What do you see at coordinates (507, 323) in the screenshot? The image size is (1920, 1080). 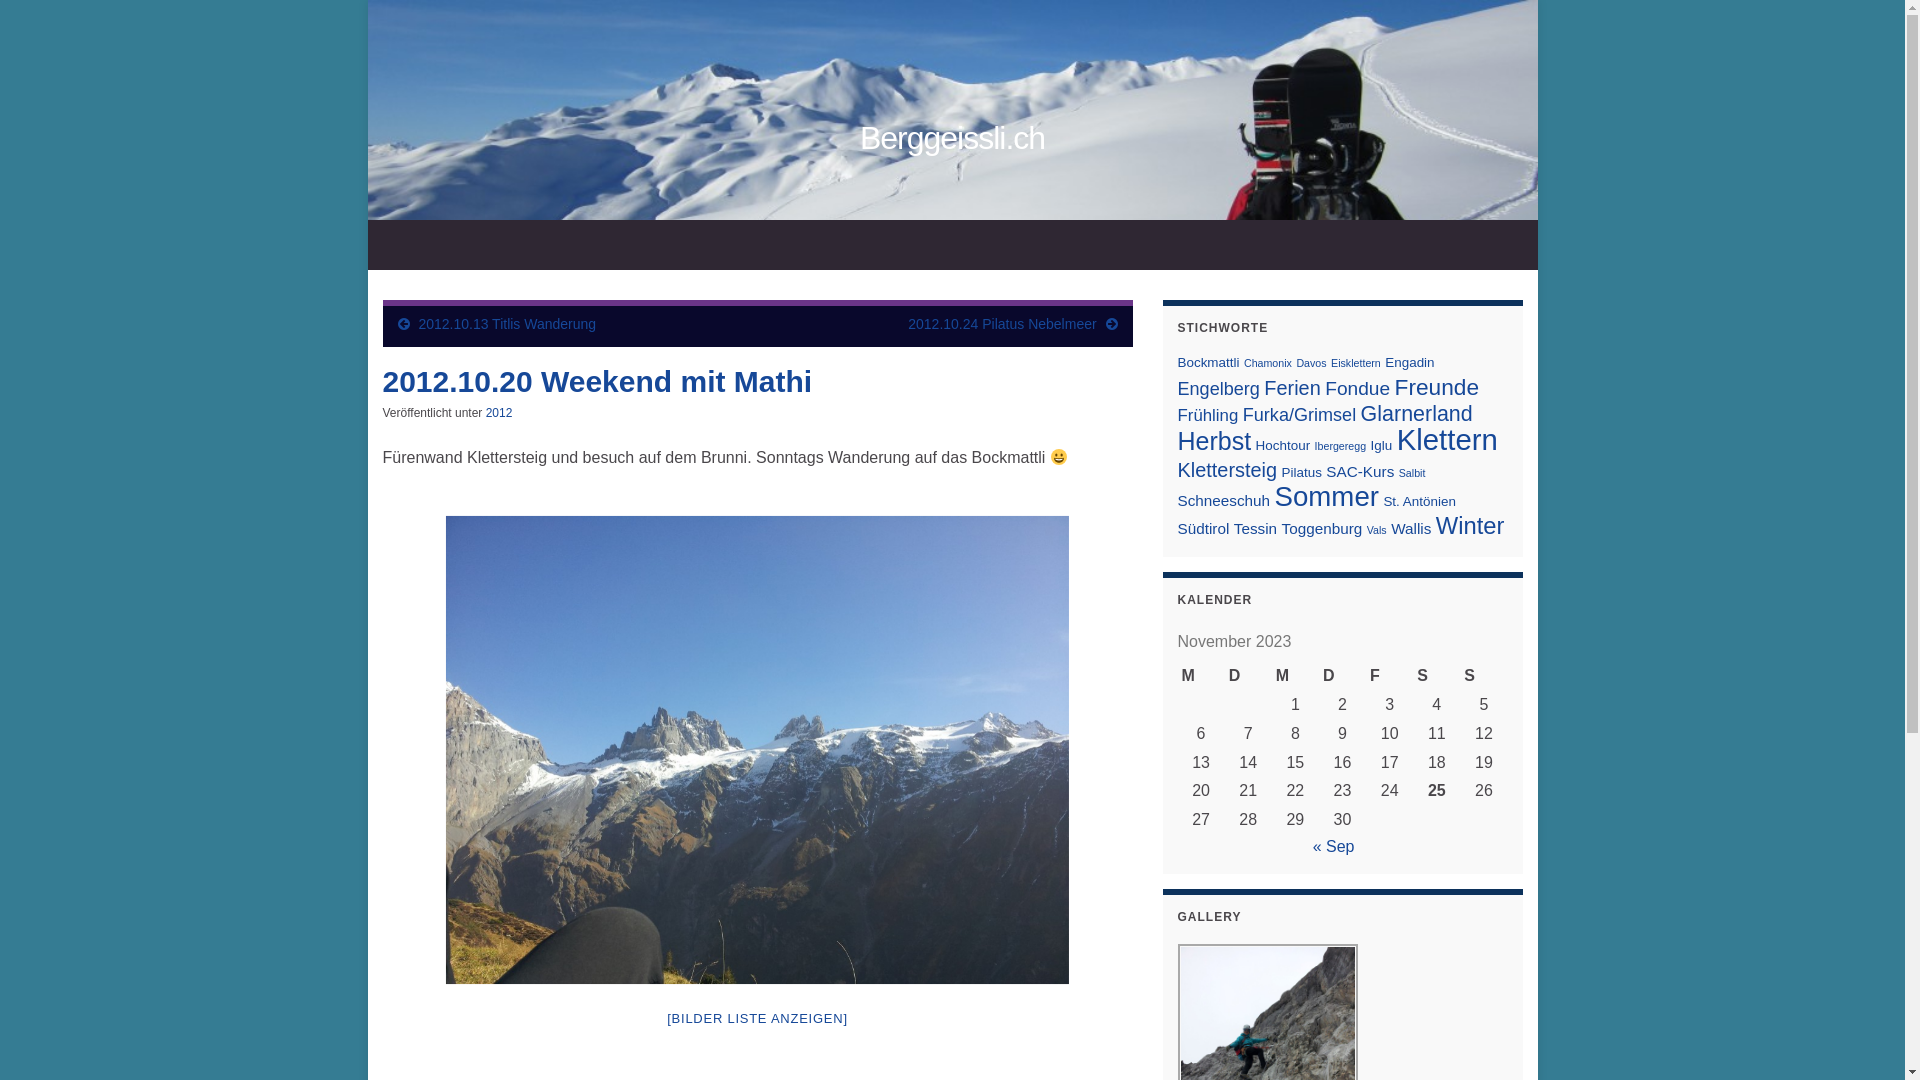 I see `'2012.10.13 Titlis Wanderung'` at bounding box center [507, 323].